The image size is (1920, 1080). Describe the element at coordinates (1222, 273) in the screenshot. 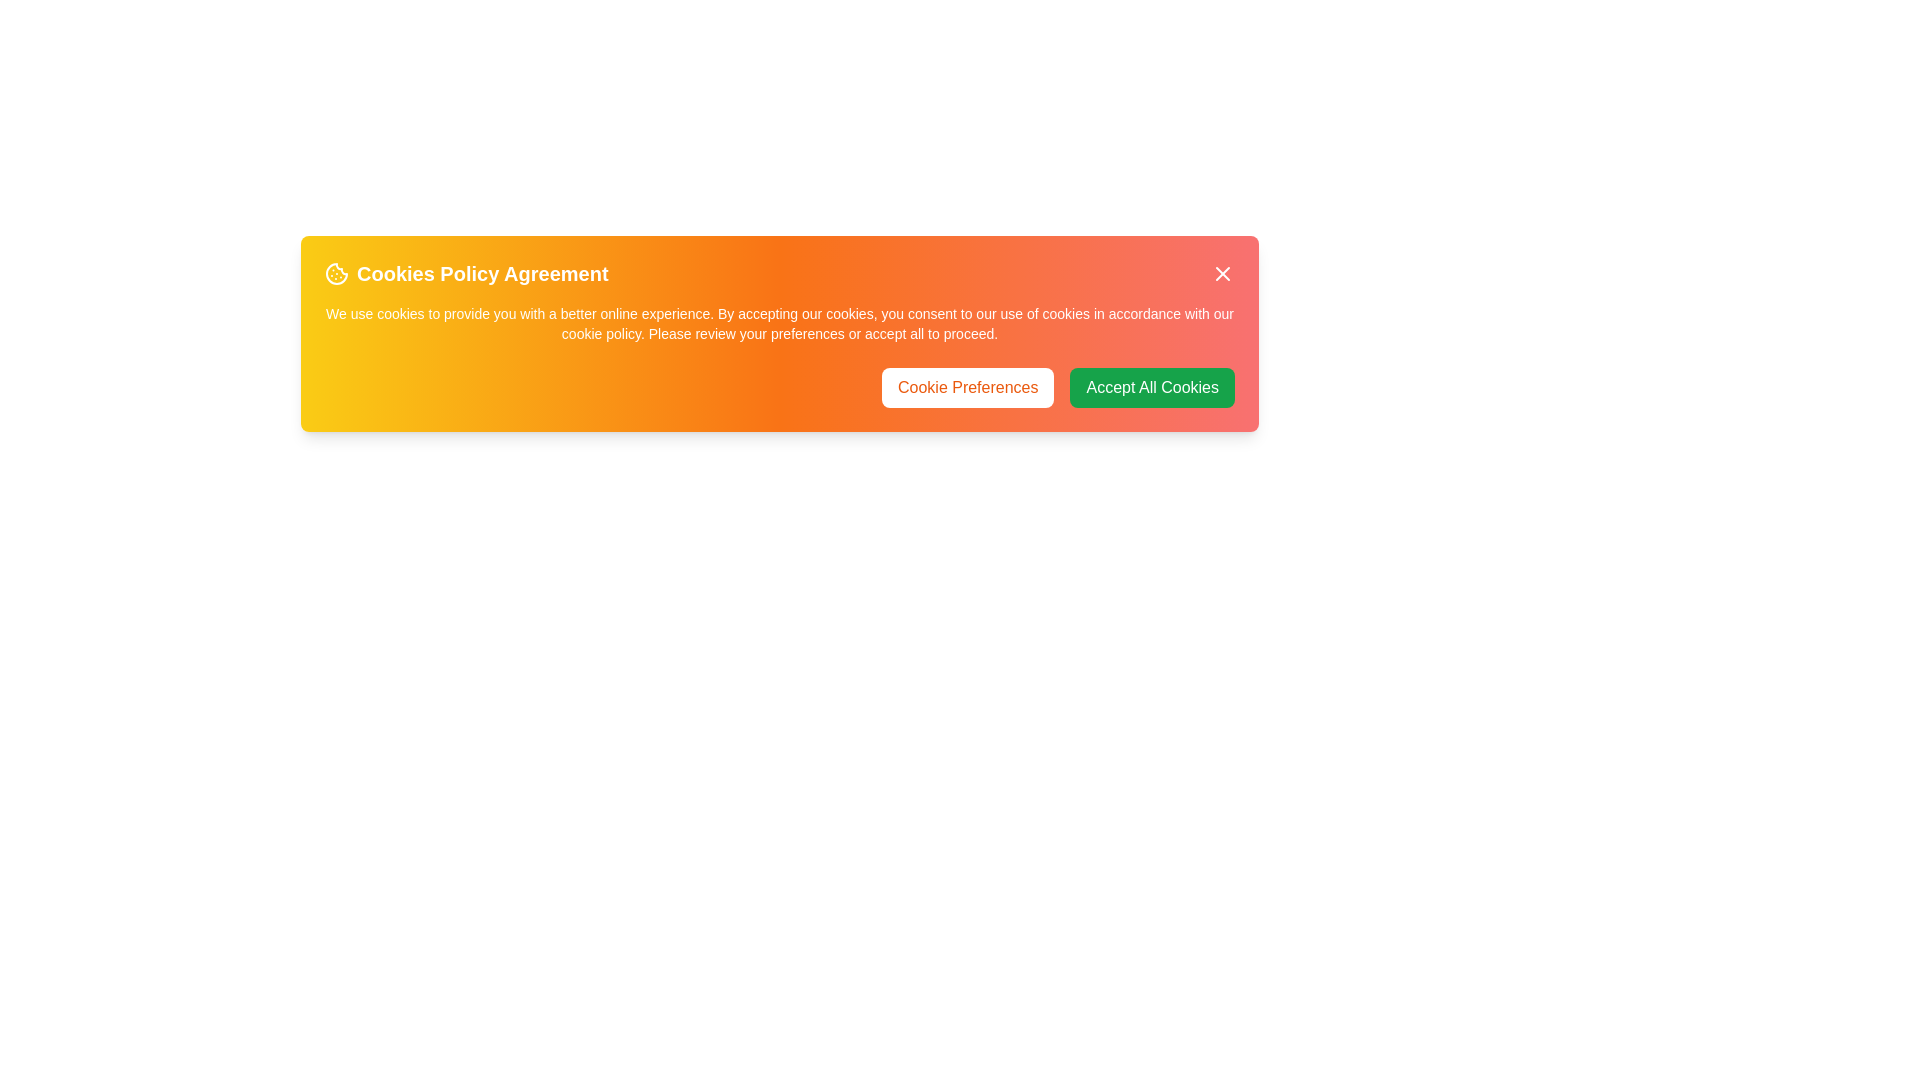

I see `the close button icon in the top-right corner of the cookie agreement banner` at that location.